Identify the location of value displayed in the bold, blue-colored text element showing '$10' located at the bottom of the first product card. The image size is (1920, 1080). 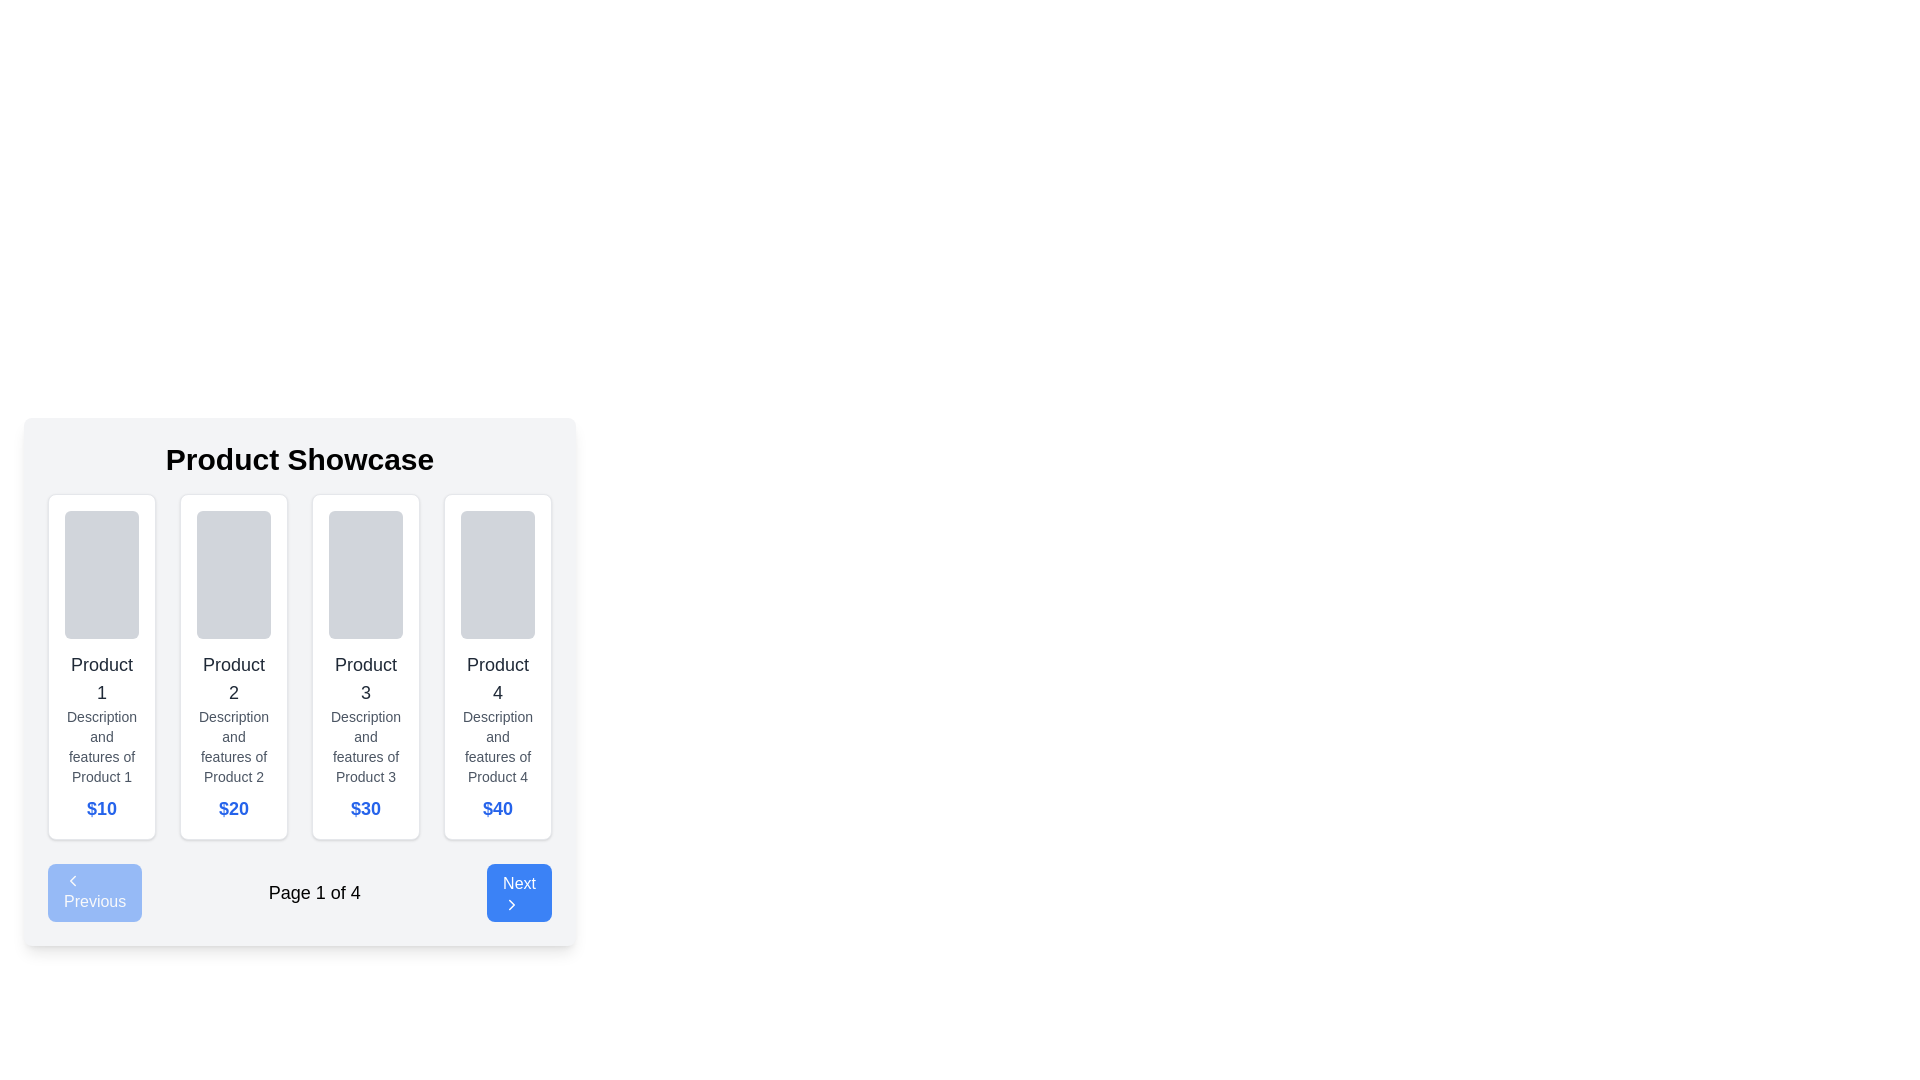
(100, 808).